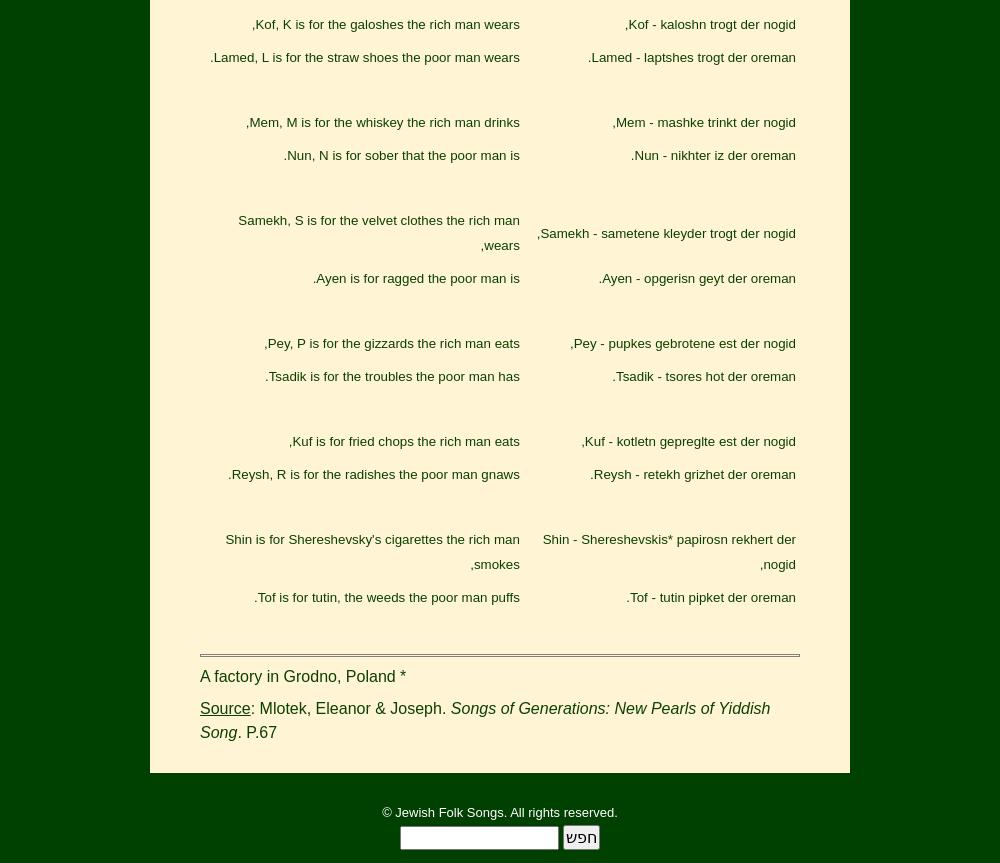 This screenshot has height=863, width=1000. Describe the element at coordinates (703, 121) in the screenshot. I see `'Mem - mashke trinkt der nogid,'` at that location.